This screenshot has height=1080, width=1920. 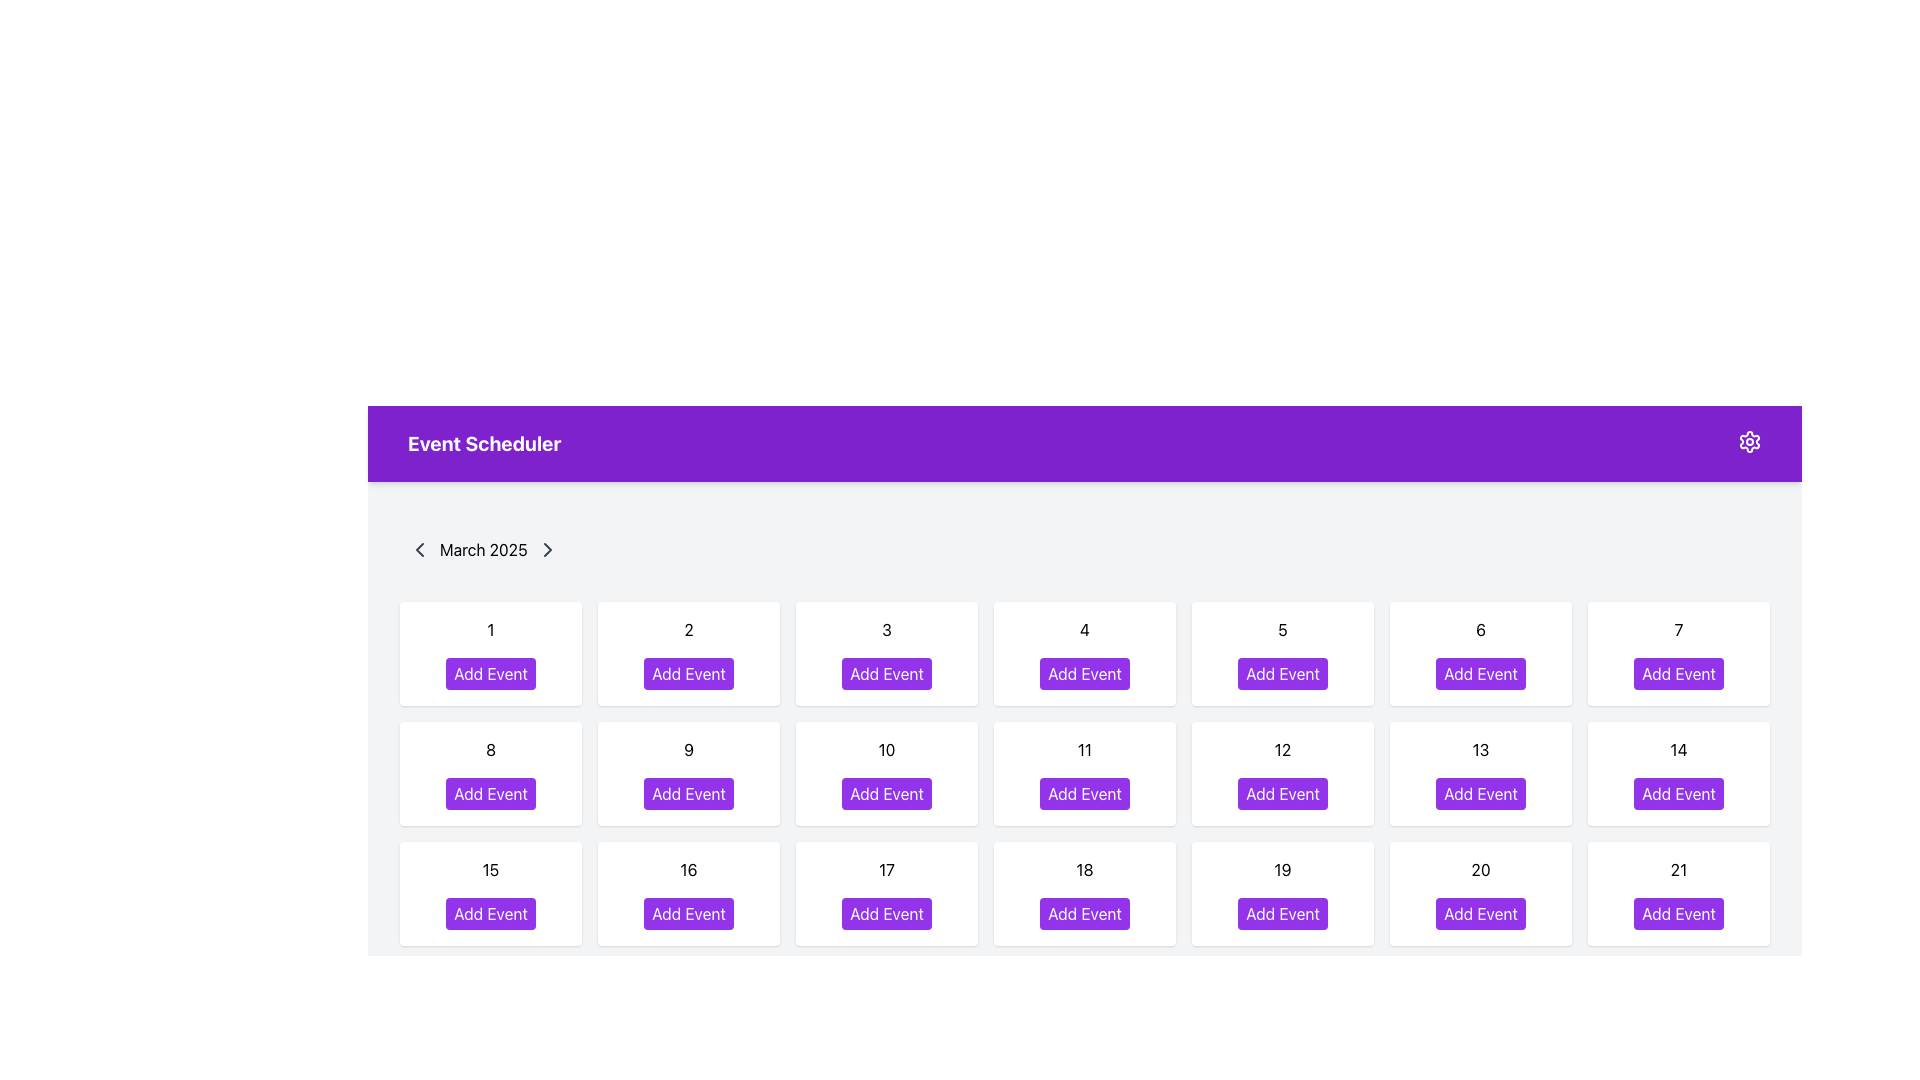 I want to click on the 'Add Event' button located in the sixth row and sixth column of the calendar interface under 'March 2025' to schedule an event for the date represented by day 20, so click(x=1481, y=914).